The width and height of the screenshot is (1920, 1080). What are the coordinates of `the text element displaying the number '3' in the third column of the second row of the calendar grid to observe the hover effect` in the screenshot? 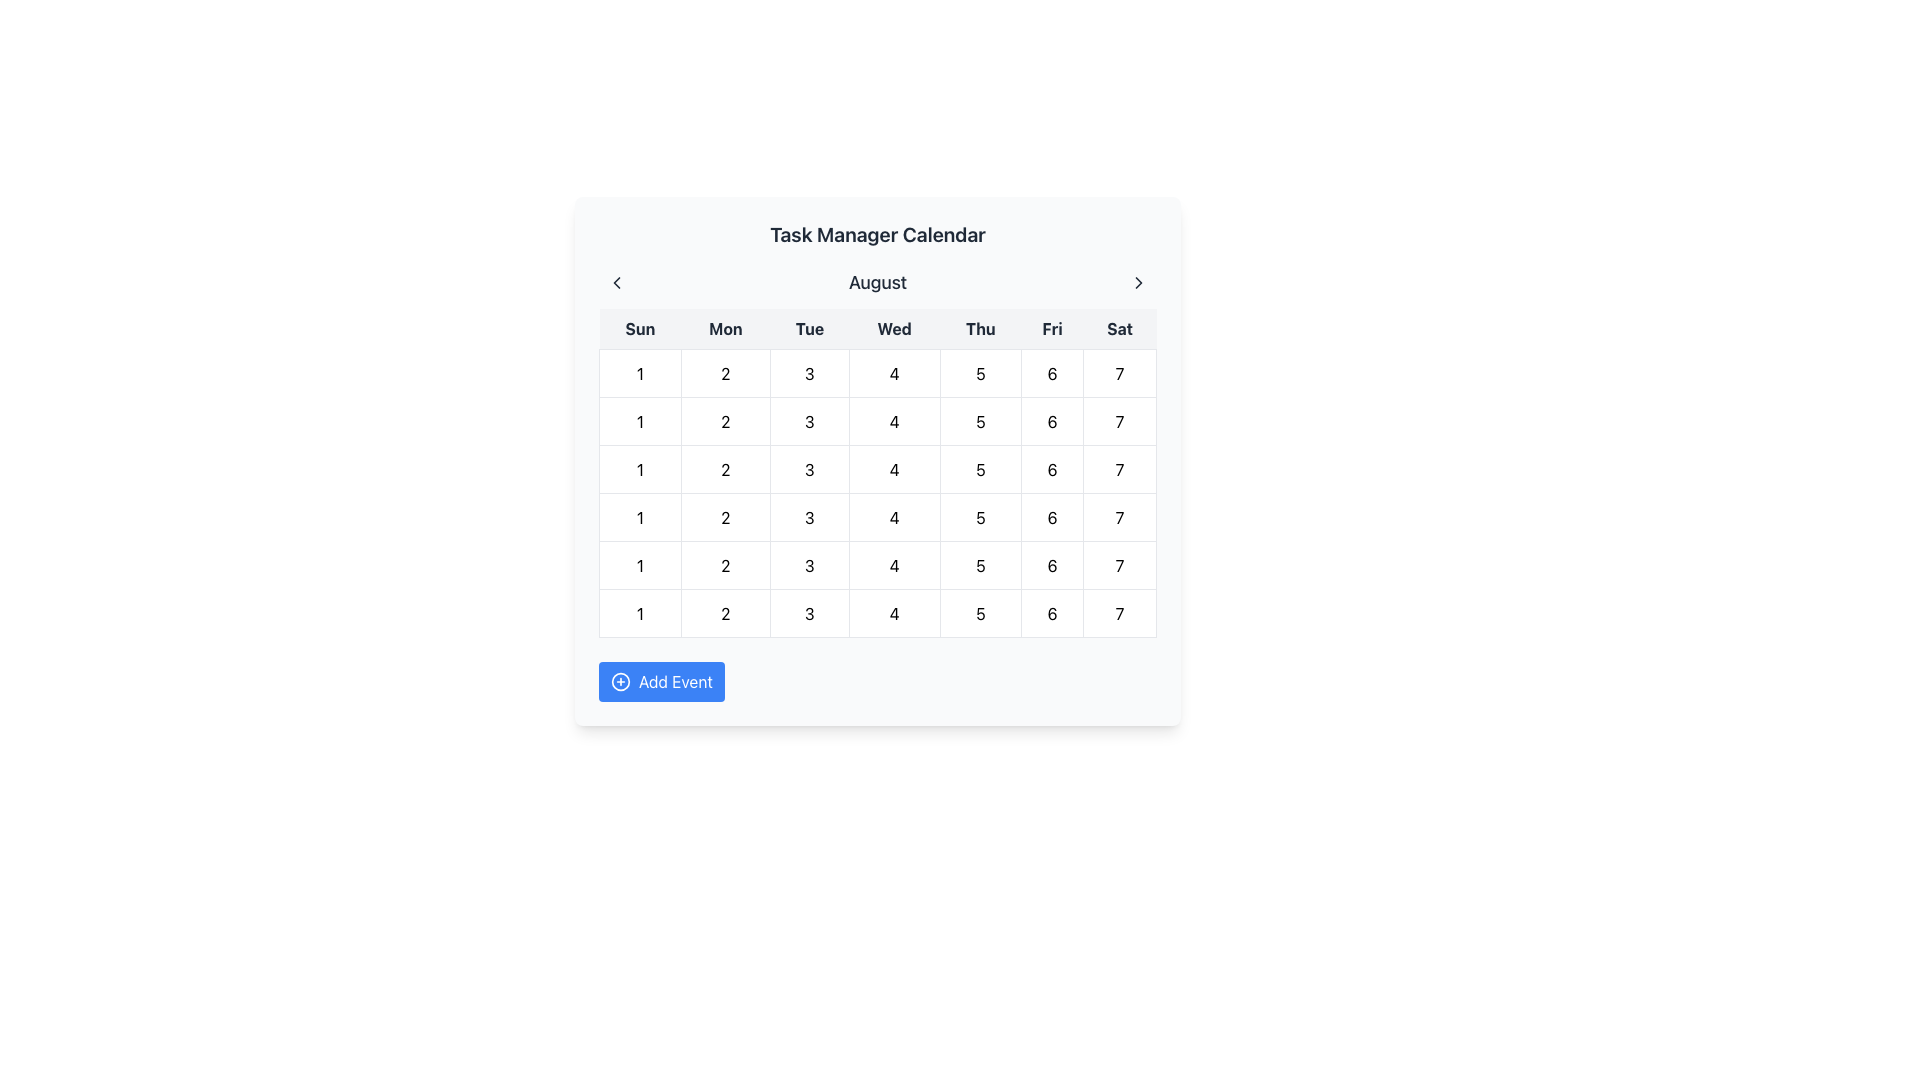 It's located at (809, 612).